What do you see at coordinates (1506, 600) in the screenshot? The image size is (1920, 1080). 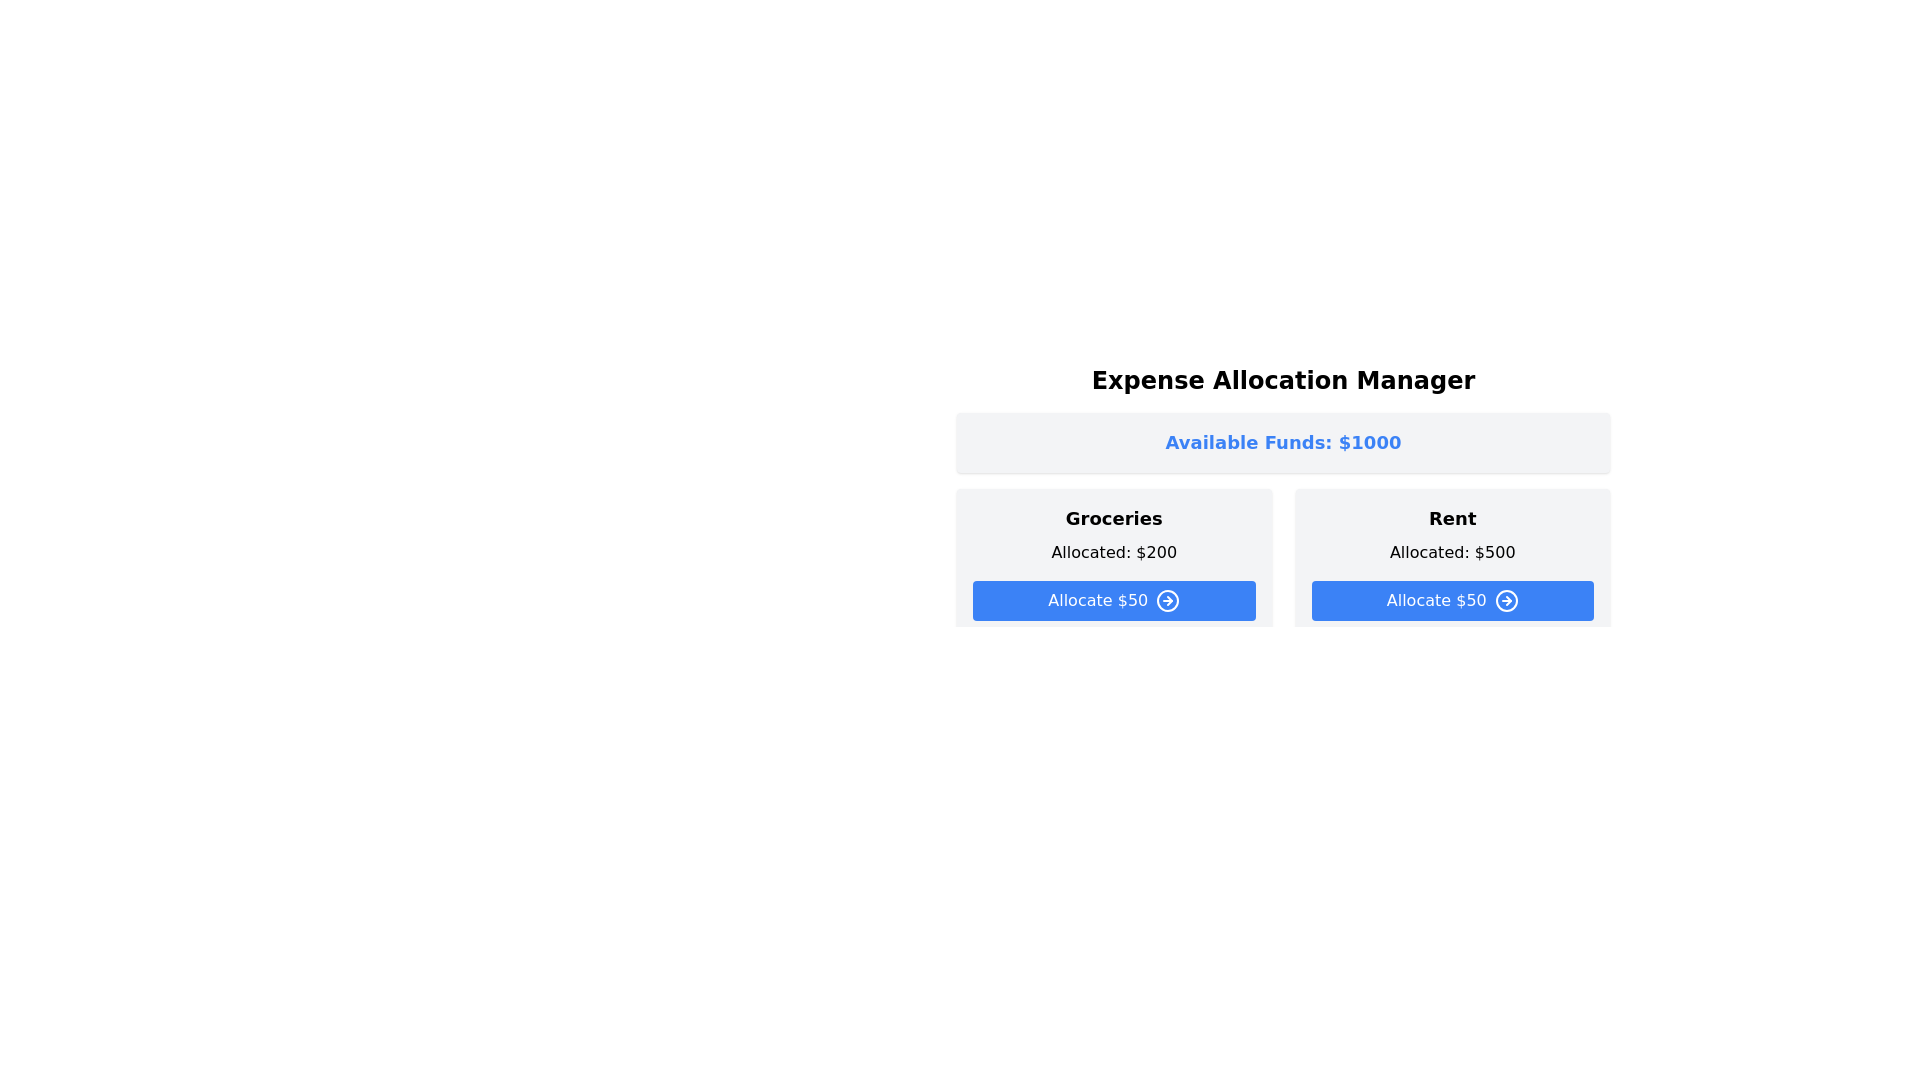 I see `the icon located on the button labeled 'Allocate $50', which is positioned in the right section of a two-column layout, directly related to the 'Rent' section above it` at bounding box center [1506, 600].